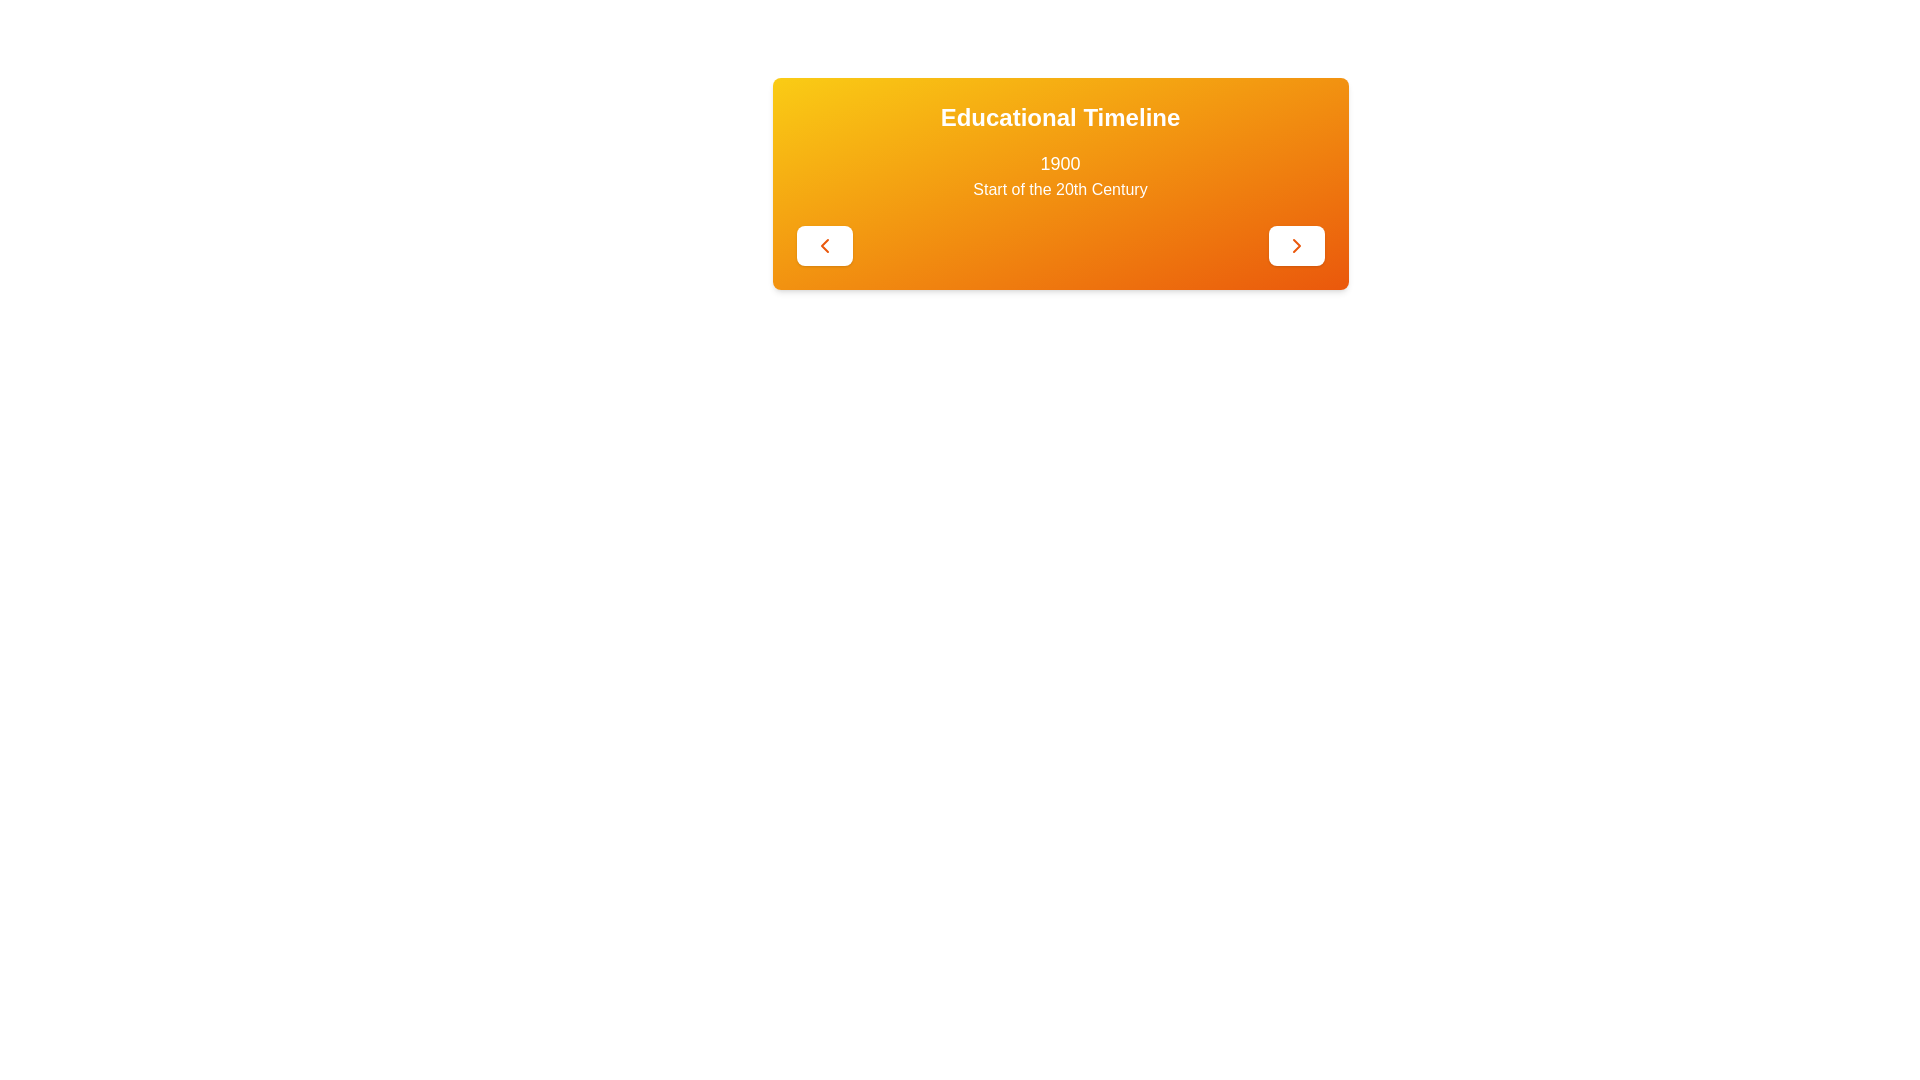 Image resolution: width=1920 pixels, height=1080 pixels. Describe the element at coordinates (1059, 189) in the screenshot. I see `text label that displays 'Start of the 20th Century' located below the '1900' text in the timeline view with a gradient orange background` at that location.